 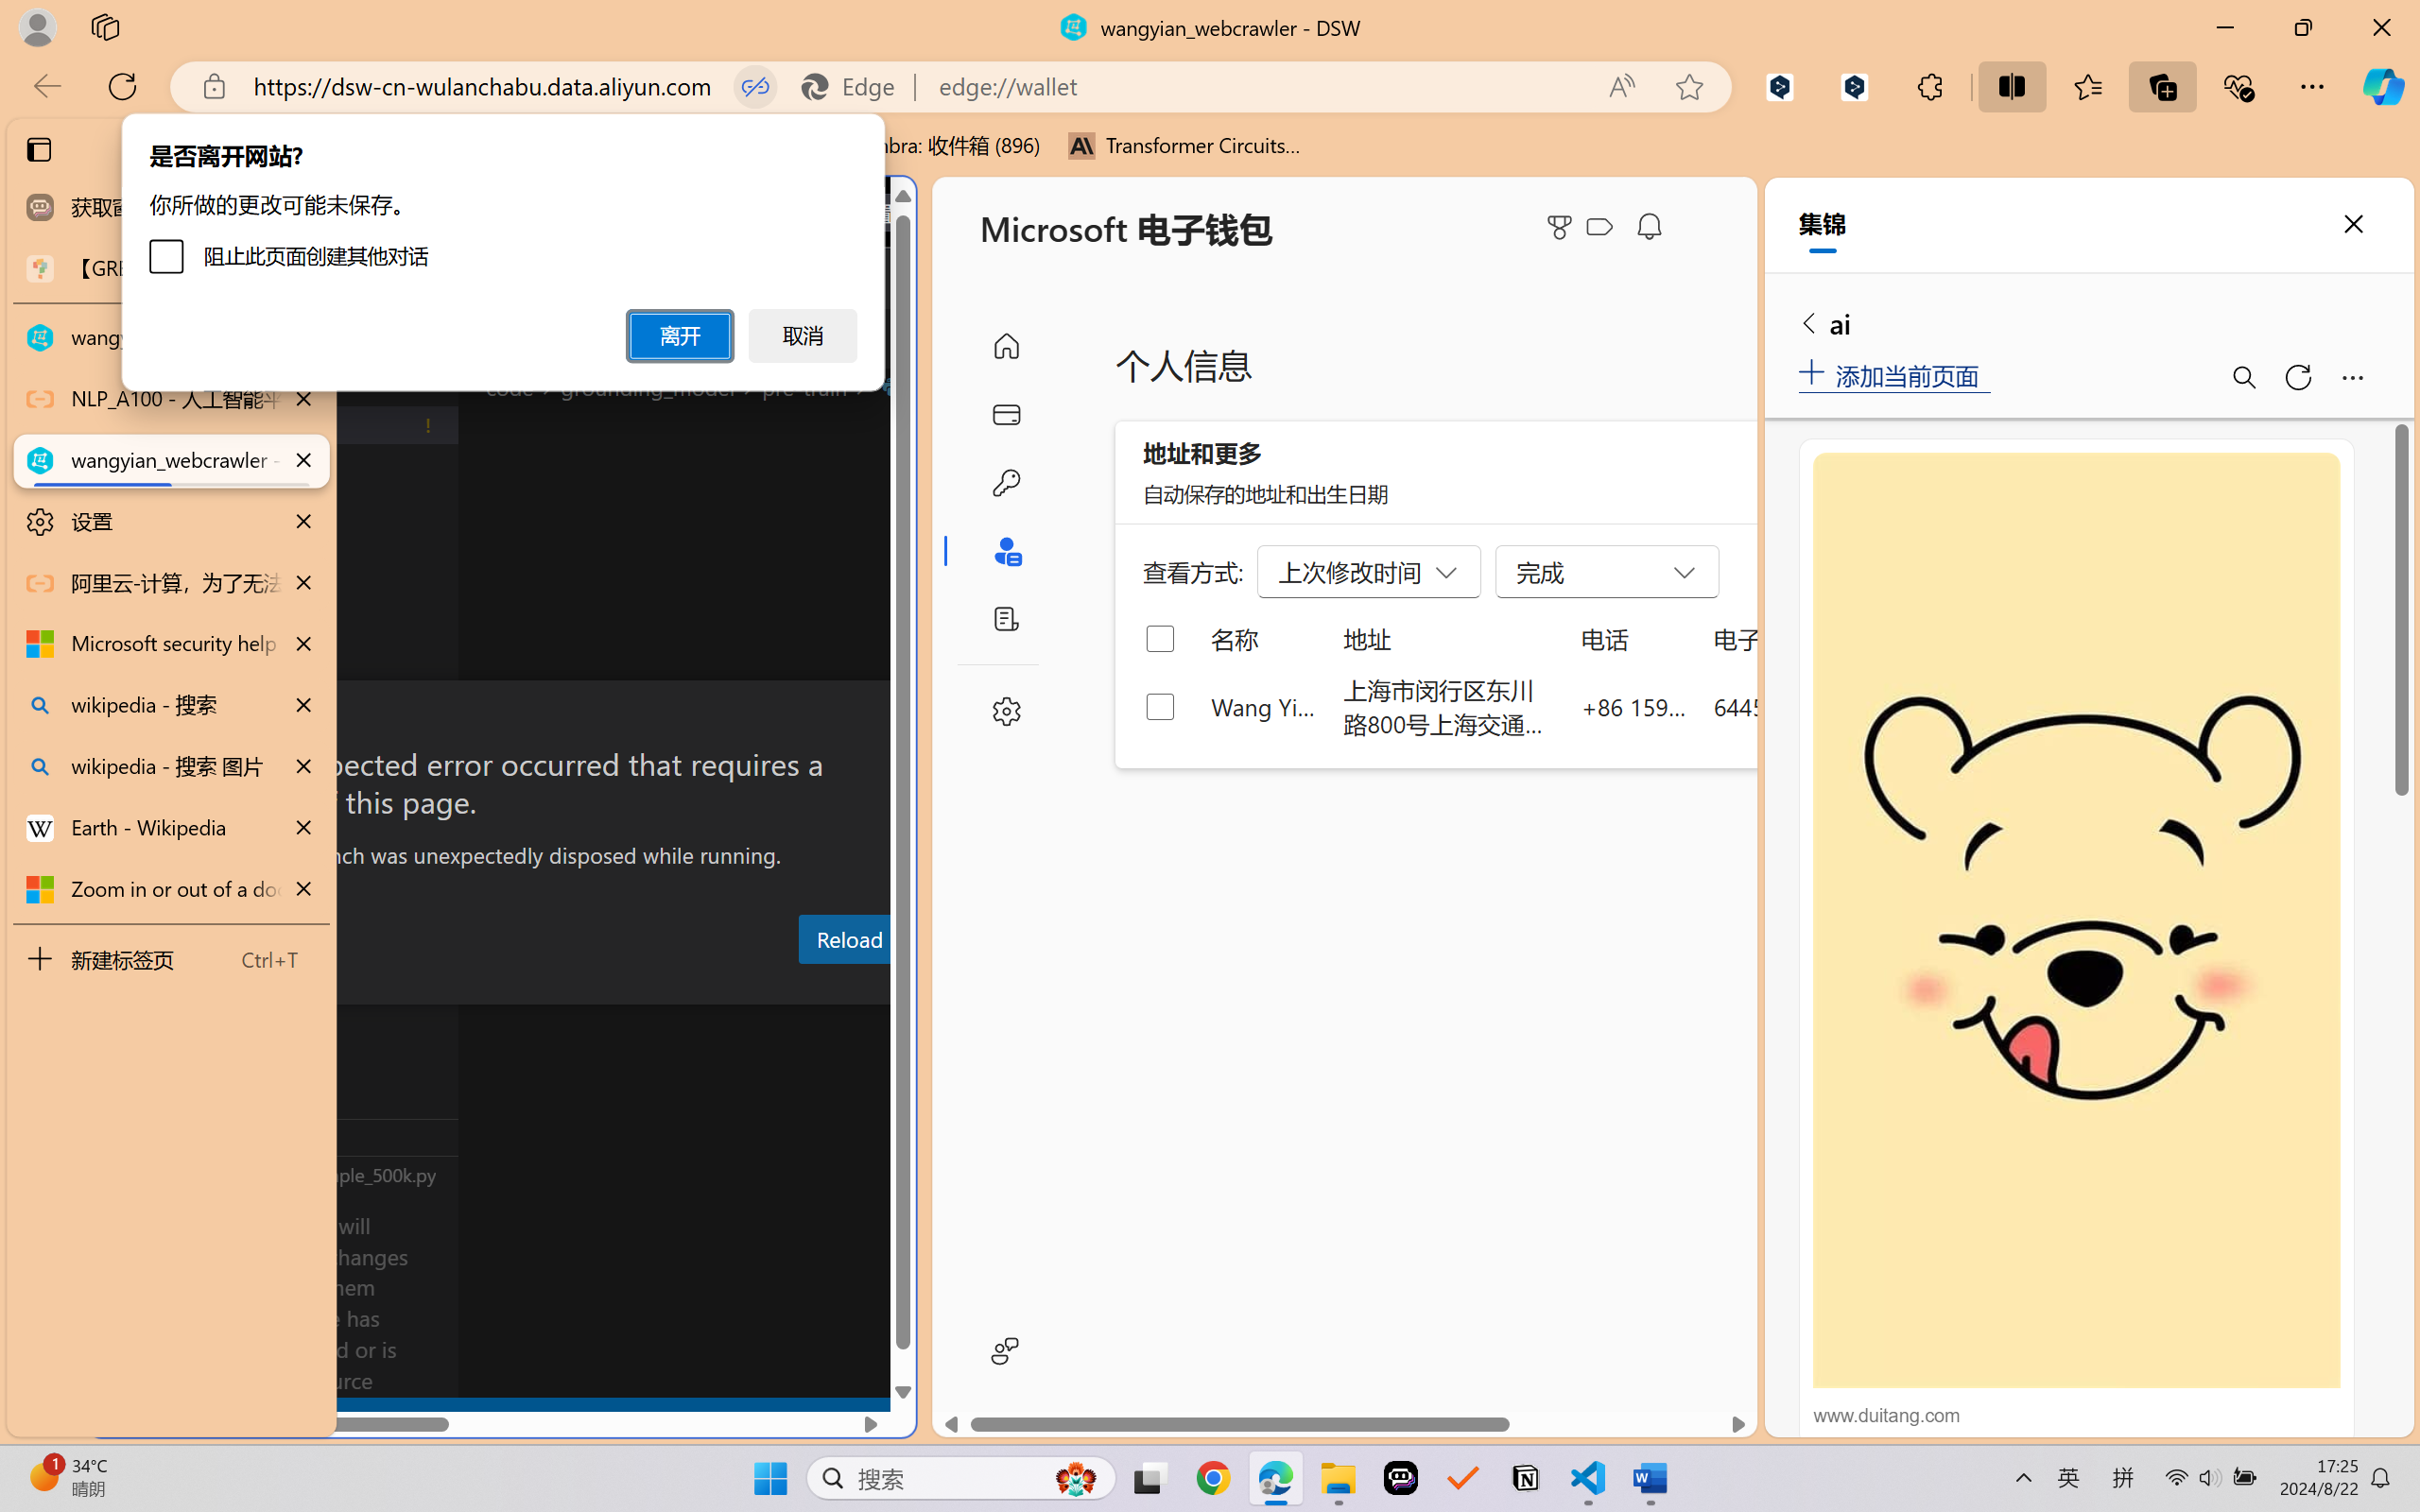 What do you see at coordinates (1818, 705) in the screenshot?
I see `'644553698@qq.com'` at bounding box center [1818, 705].